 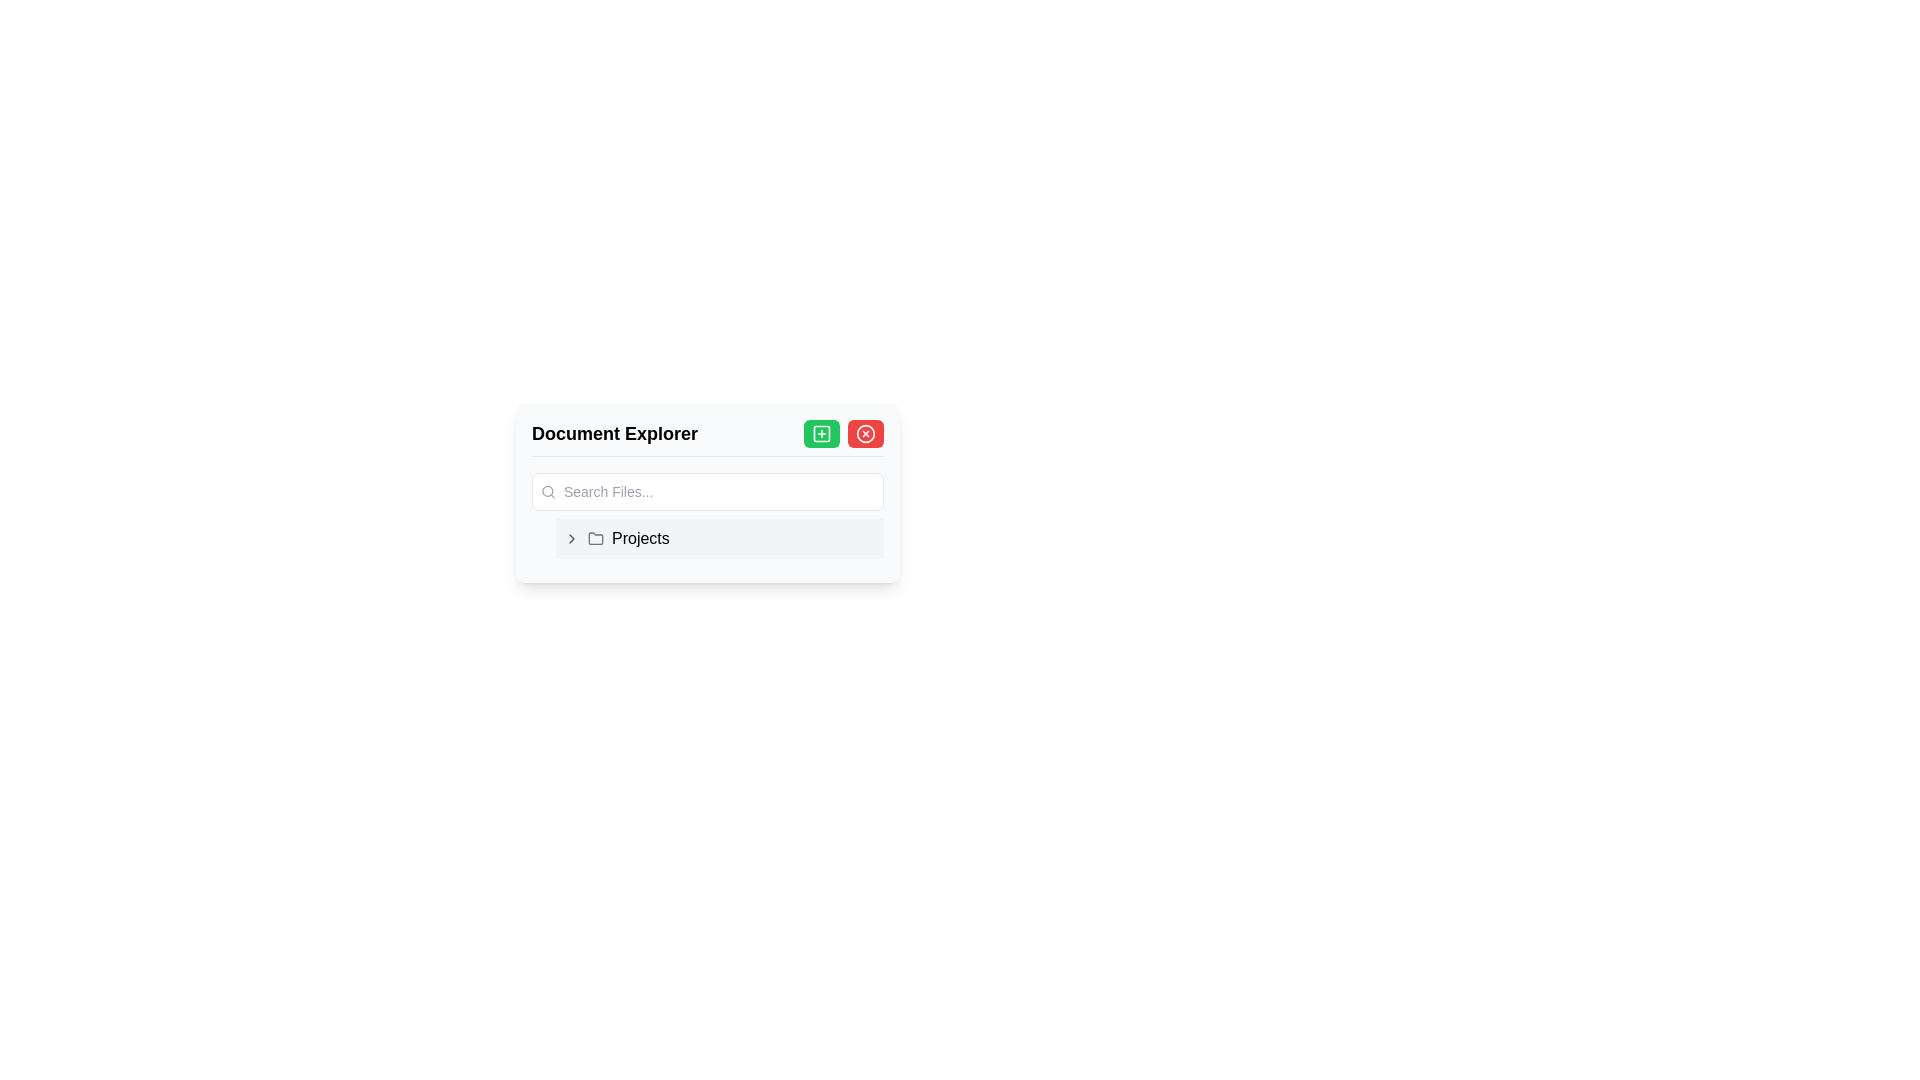 What do you see at coordinates (865, 433) in the screenshot?
I see `the second button in the upper-right corner of the 'Document Explorer' interface to initiate the associated removal or deletion action` at bounding box center [865, 433].